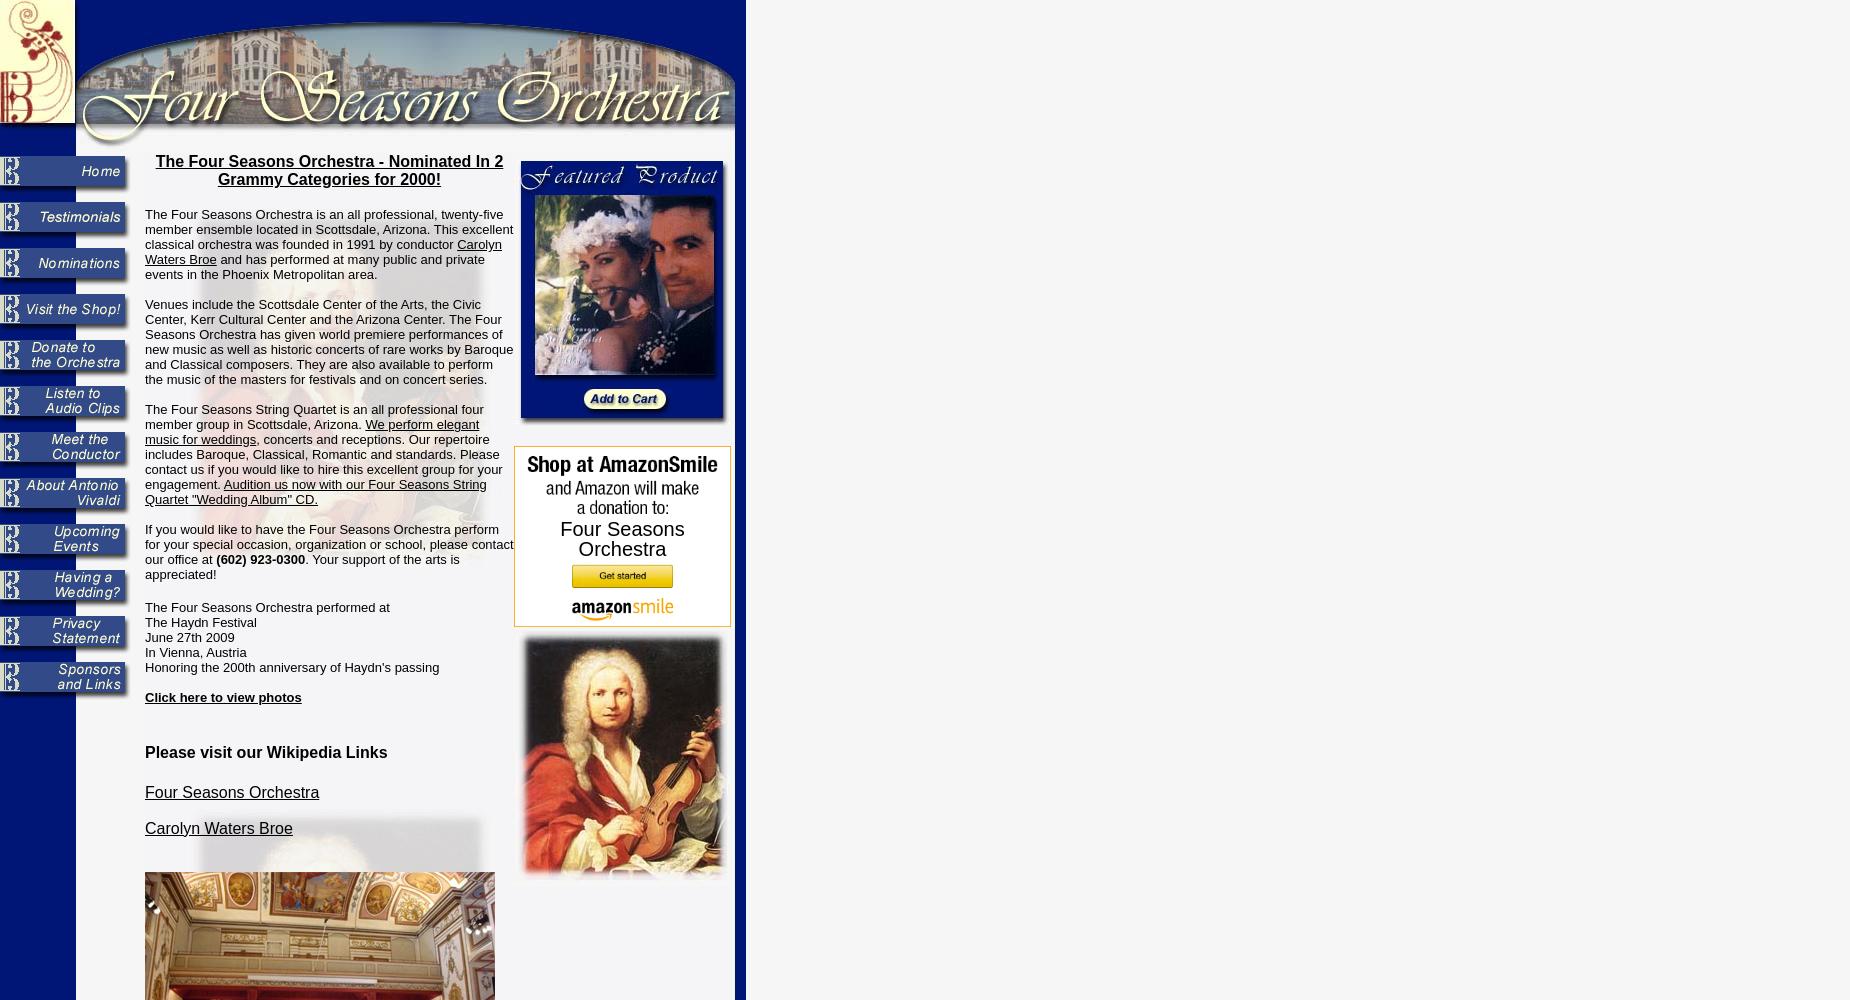 The width and height of the screenshot is (1850, 1000). Describe the element at coordinates (300, 566) in the screenshot. I see `'. Your support of the arts 

                  is appreciated!'` at that location.